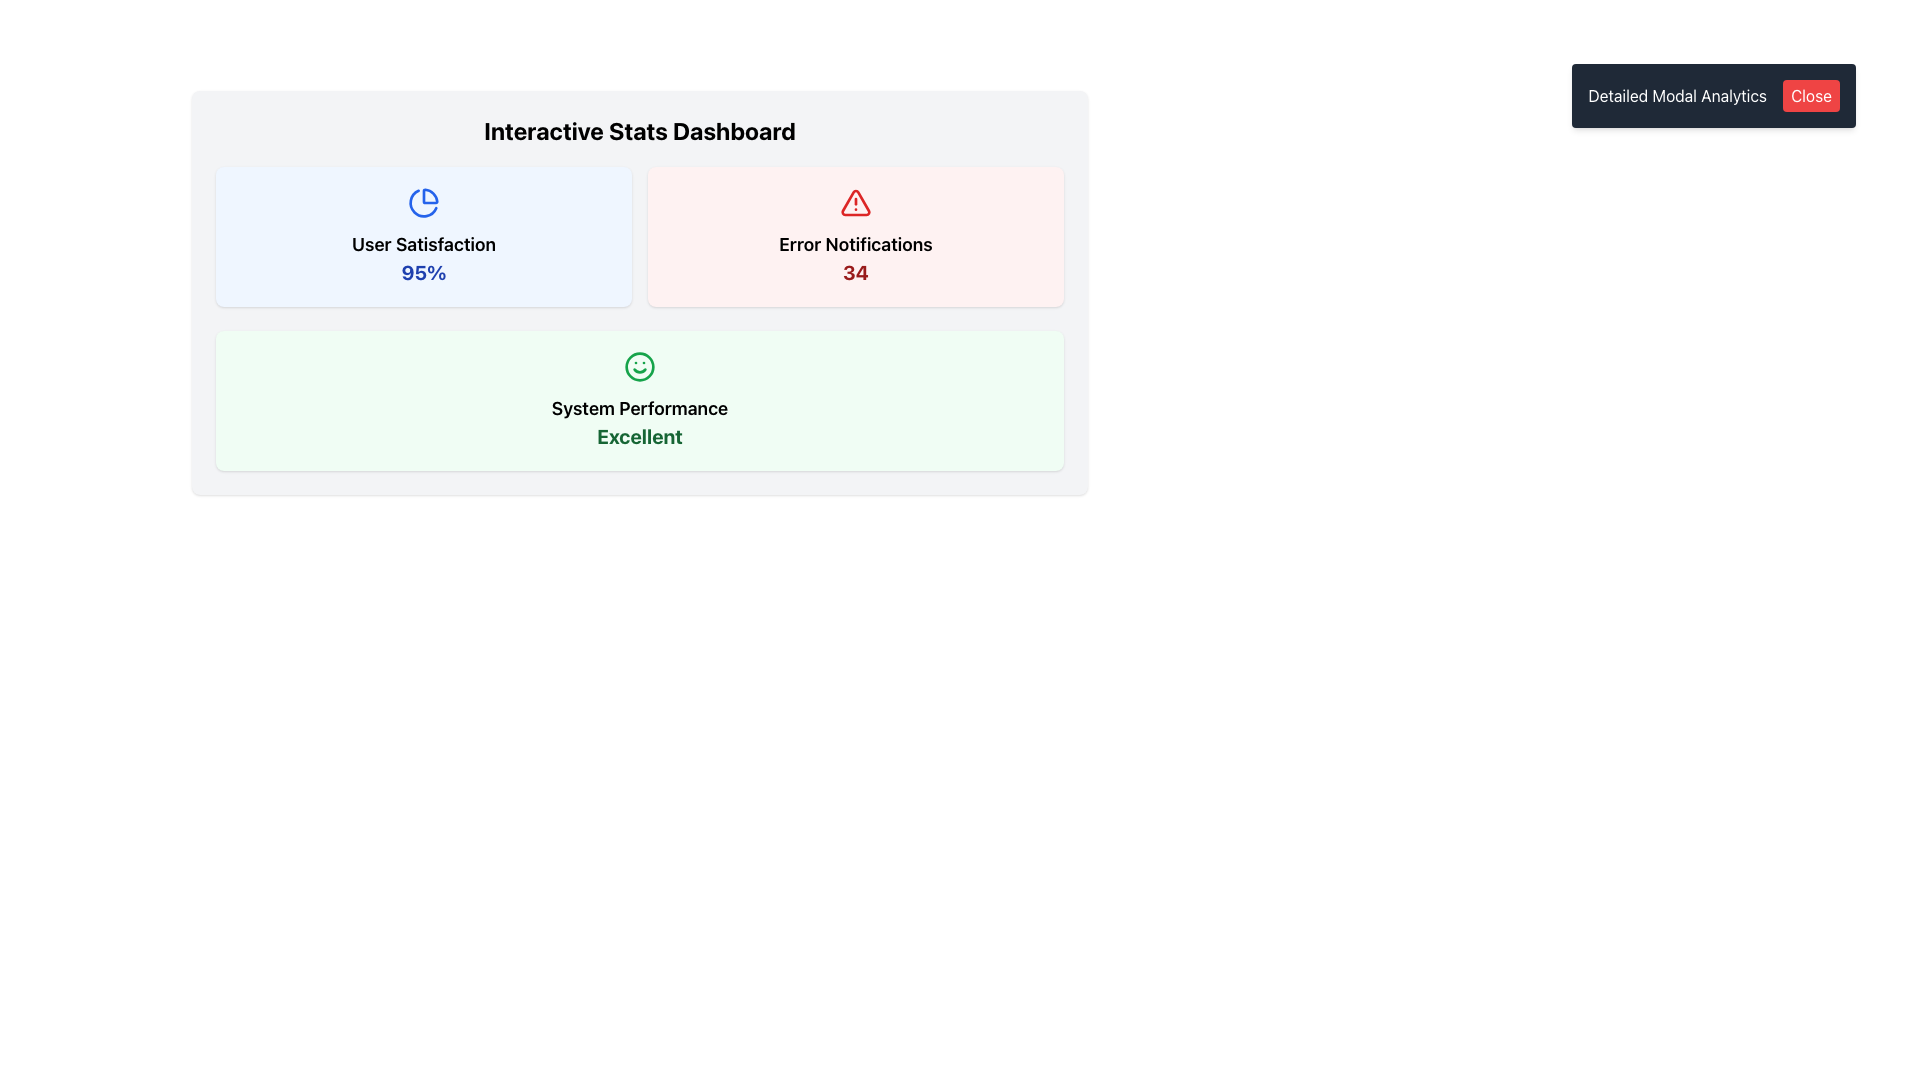 This screenshot has width=1920, height=1080. What do you see at coordinates (422, 244) in the screenshot?
I see `the 'User Satisfaction' label which is a bold text element located in the top-left corner of the main content area, positioned above the value '95%' within a light blue card` at bounding box center [422, 244].